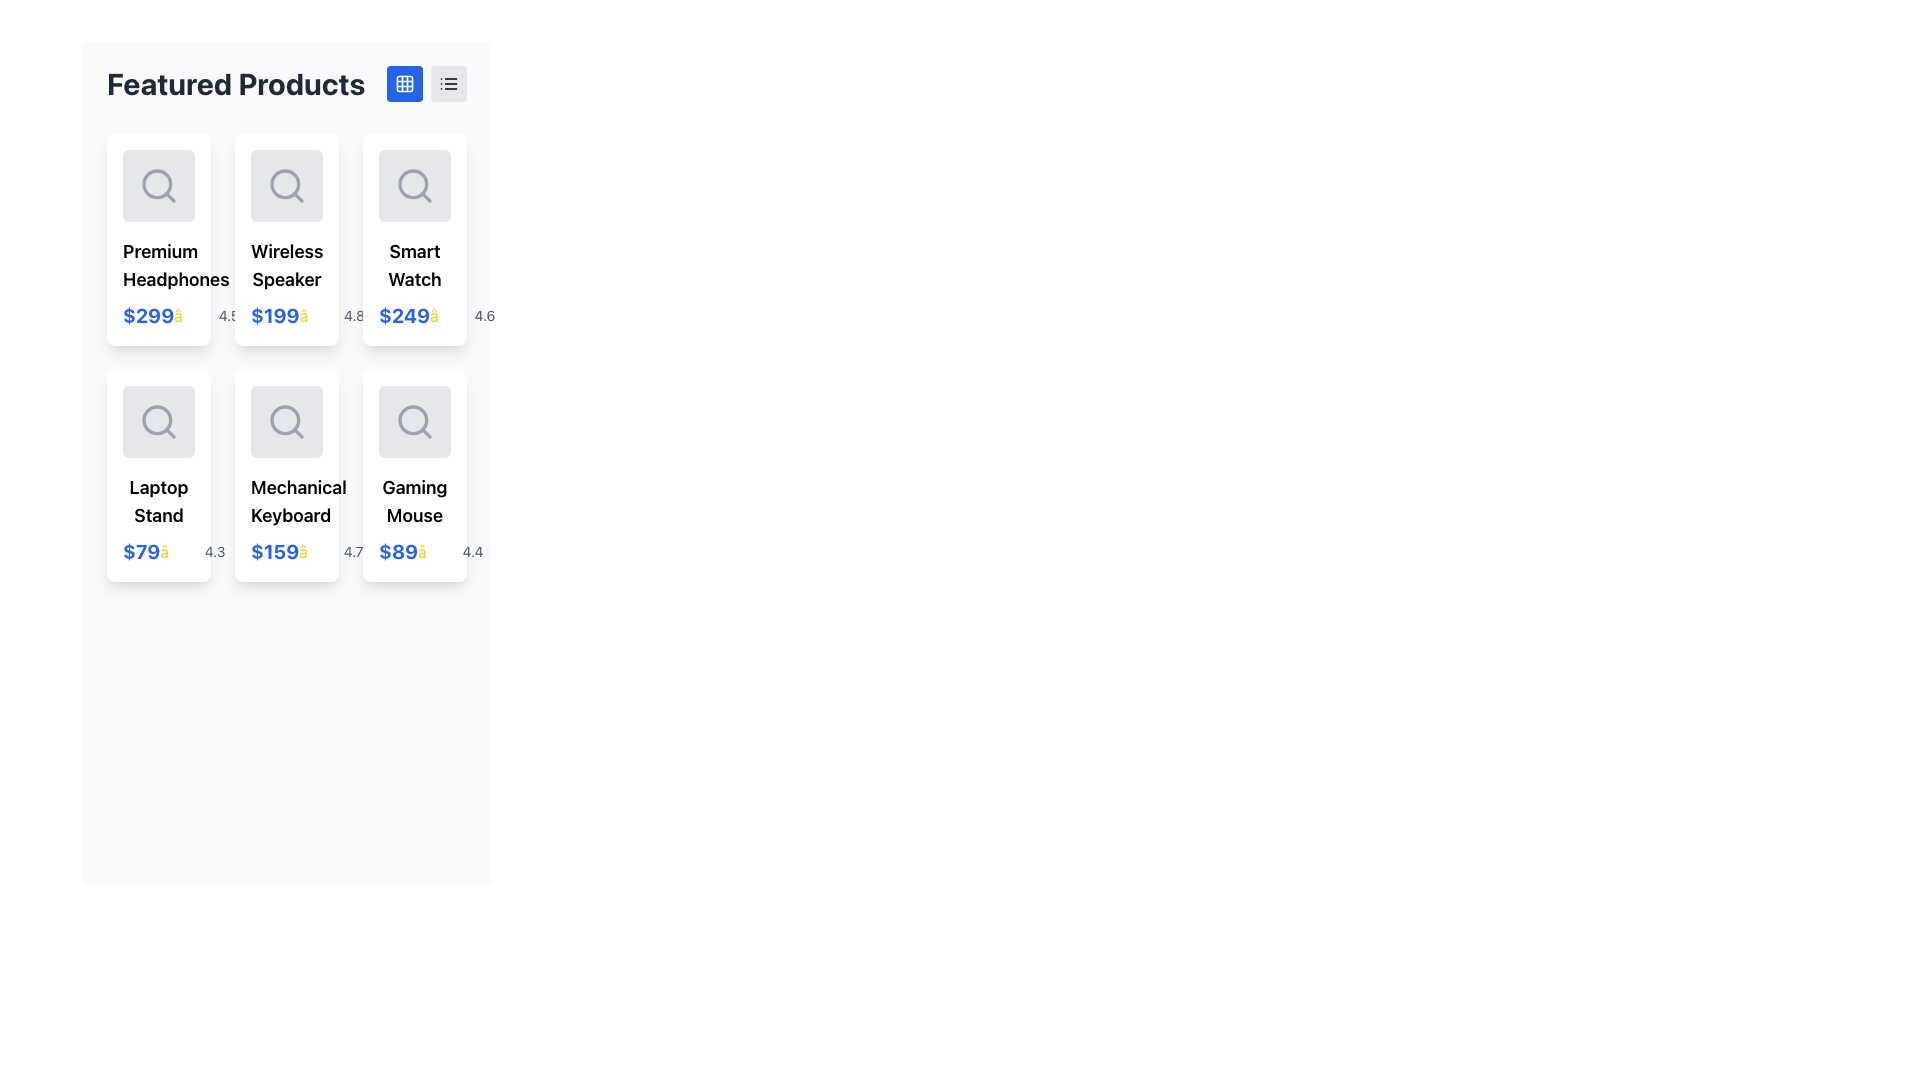 Image resolution: width=1920 pixels, height=1080 pixels. I want to click on the numeric rating score for the 'Wireless Speaker' located in the second row of product items, positioned below the price and to the right of the yellow star icon, so click(354, 315).